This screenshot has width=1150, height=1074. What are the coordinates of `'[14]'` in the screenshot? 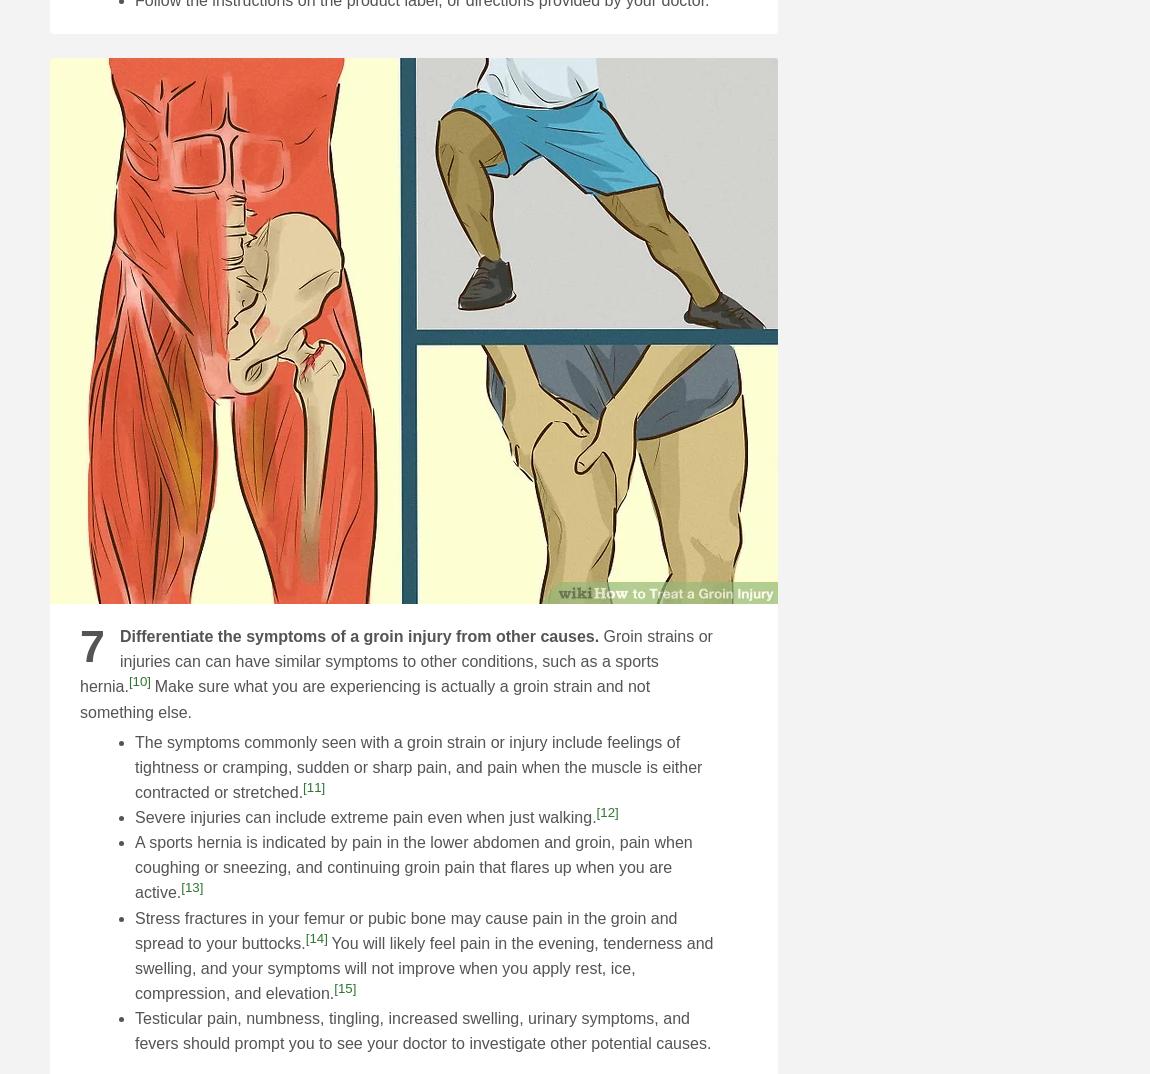 It's located at (316, 937).